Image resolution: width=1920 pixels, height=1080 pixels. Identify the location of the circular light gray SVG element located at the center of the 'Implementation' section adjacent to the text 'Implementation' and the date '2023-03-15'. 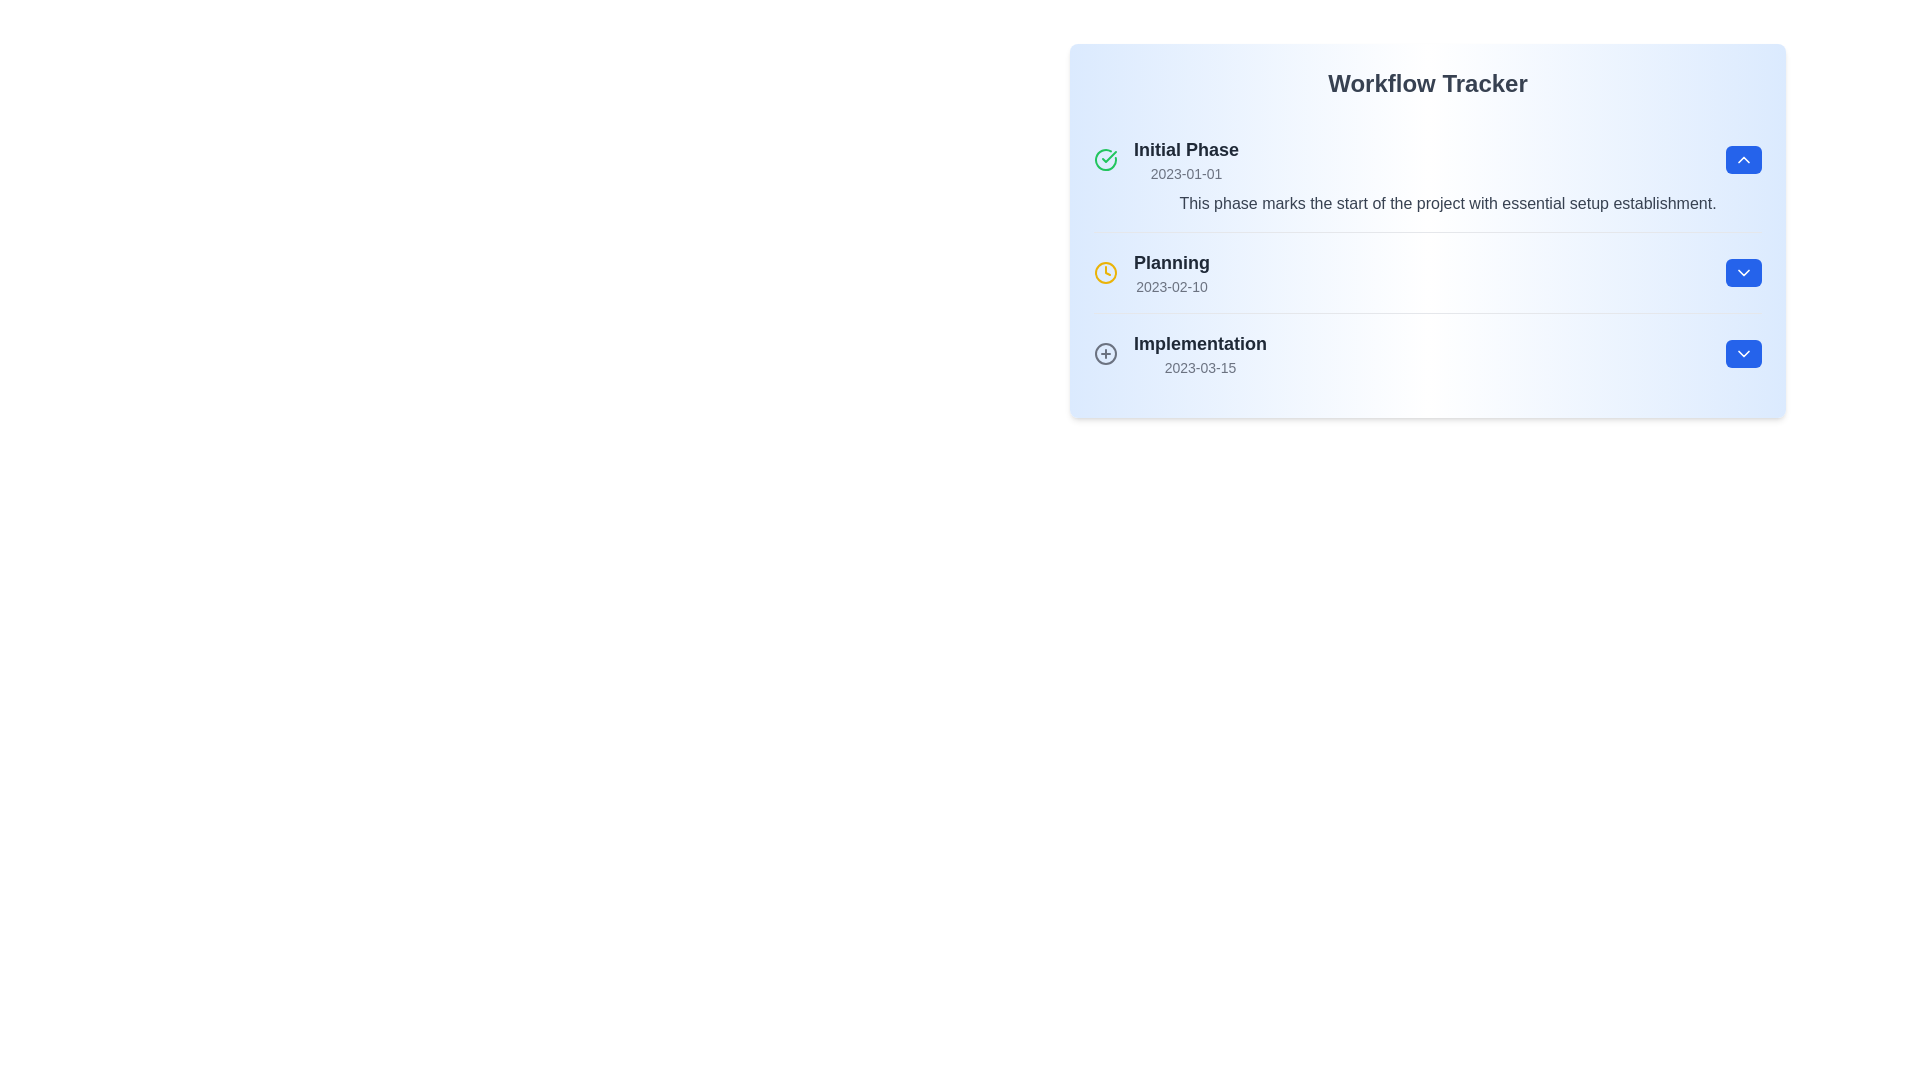
(1104, 353).